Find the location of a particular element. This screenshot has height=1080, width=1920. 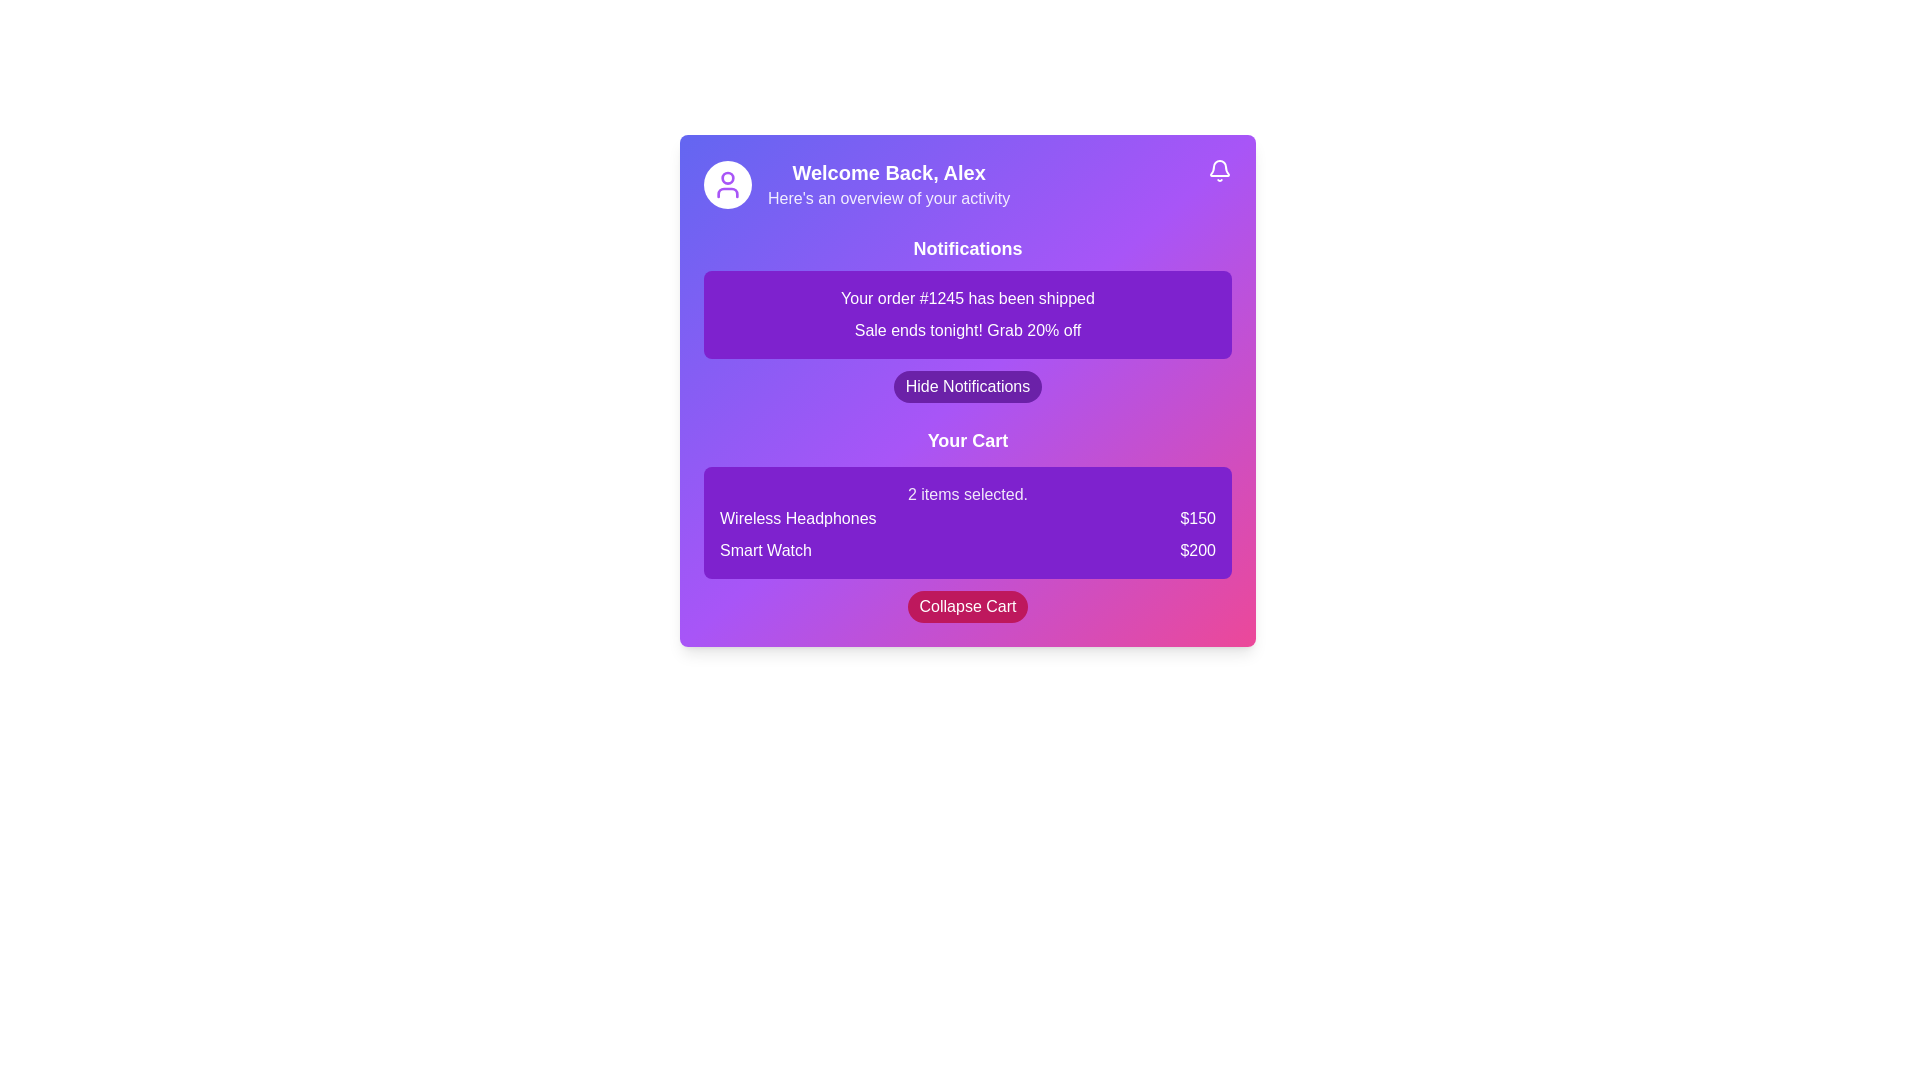

the bell icon located in the top right corner of the vibrant rectangular card interface is located at coordinates (1218, 167).